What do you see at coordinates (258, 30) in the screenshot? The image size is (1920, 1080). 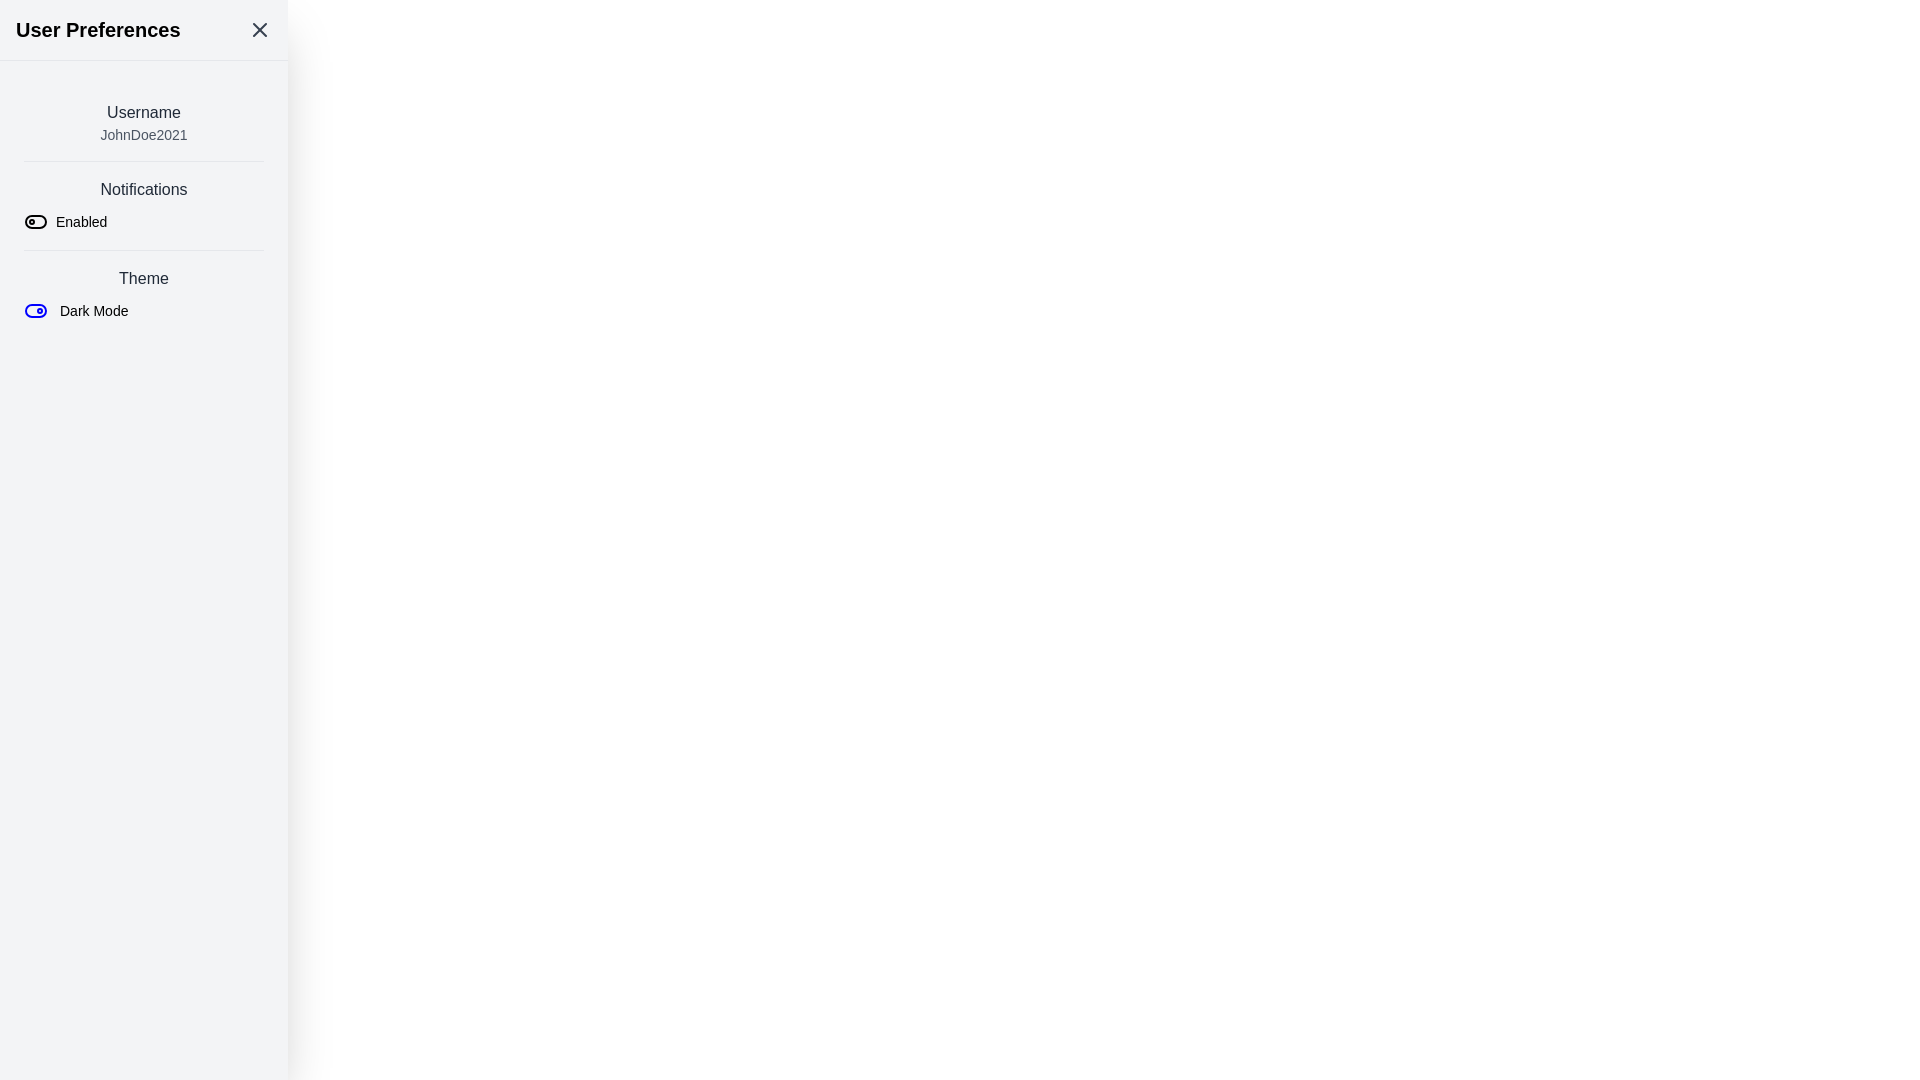 I see `the 'X' Close Button Icon located in the top-right corner of the 'User Preferences' sidebar` at bounding box center [258, 30].